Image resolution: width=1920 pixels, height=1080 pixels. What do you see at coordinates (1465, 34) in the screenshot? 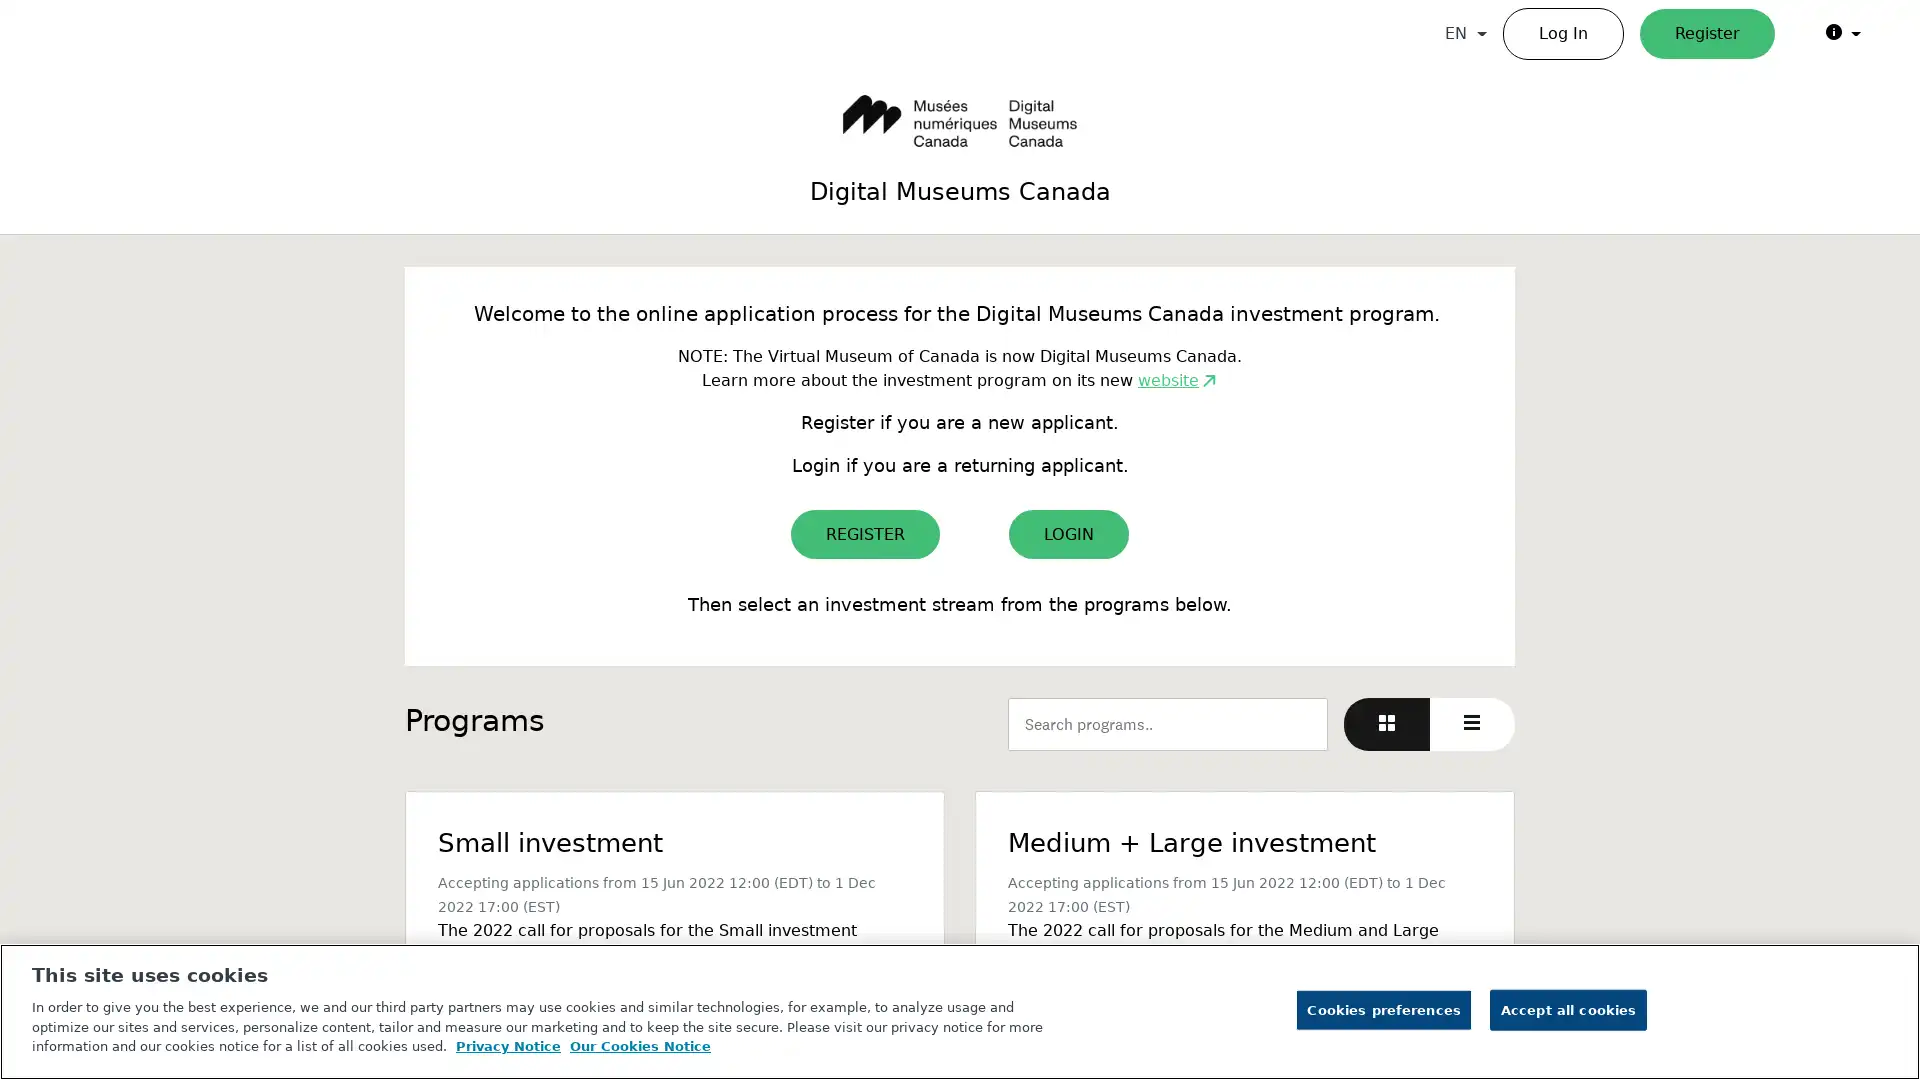
I see `EN` at bounding box center [1465, 34].